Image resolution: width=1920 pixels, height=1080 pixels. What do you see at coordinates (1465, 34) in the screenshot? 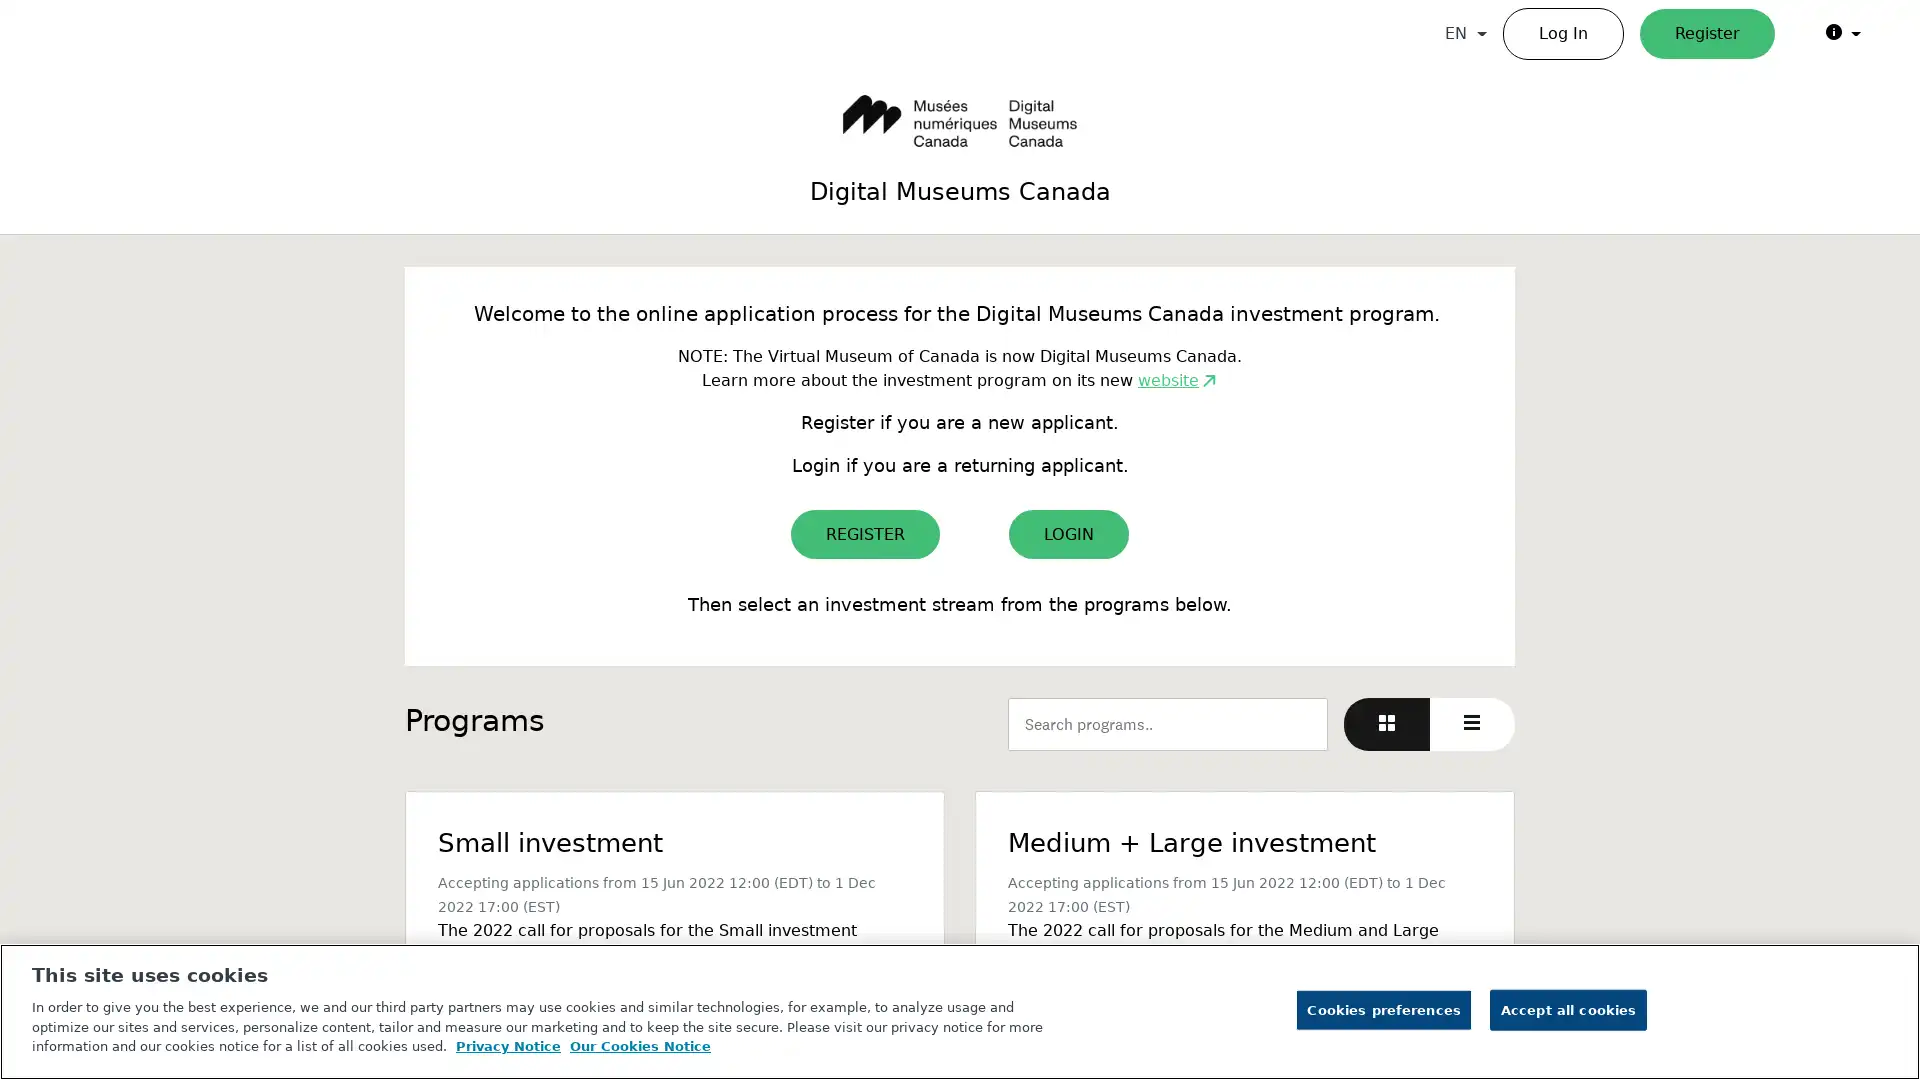
I see `EN` at bounding box center [1465, 34].